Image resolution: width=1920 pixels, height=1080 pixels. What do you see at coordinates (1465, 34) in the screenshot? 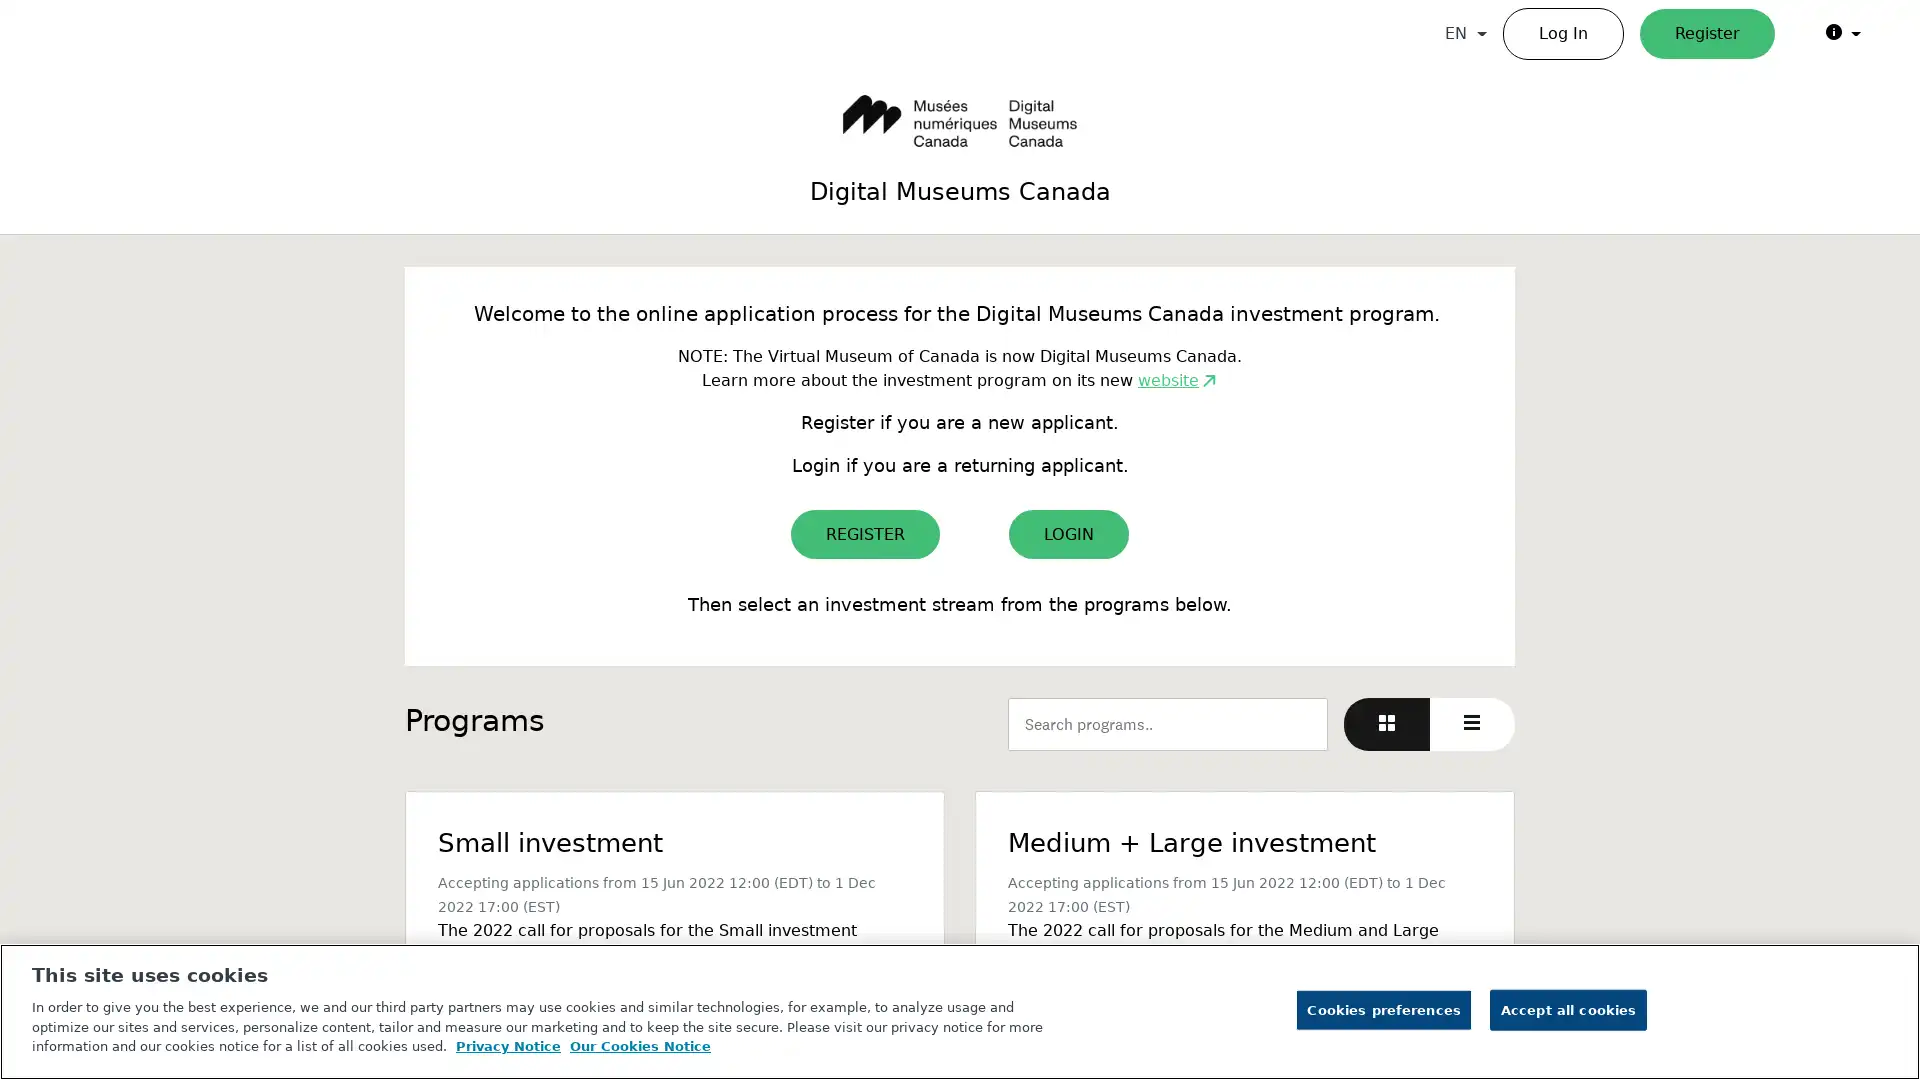
I see `EN` at bounding box center [1465, 34].